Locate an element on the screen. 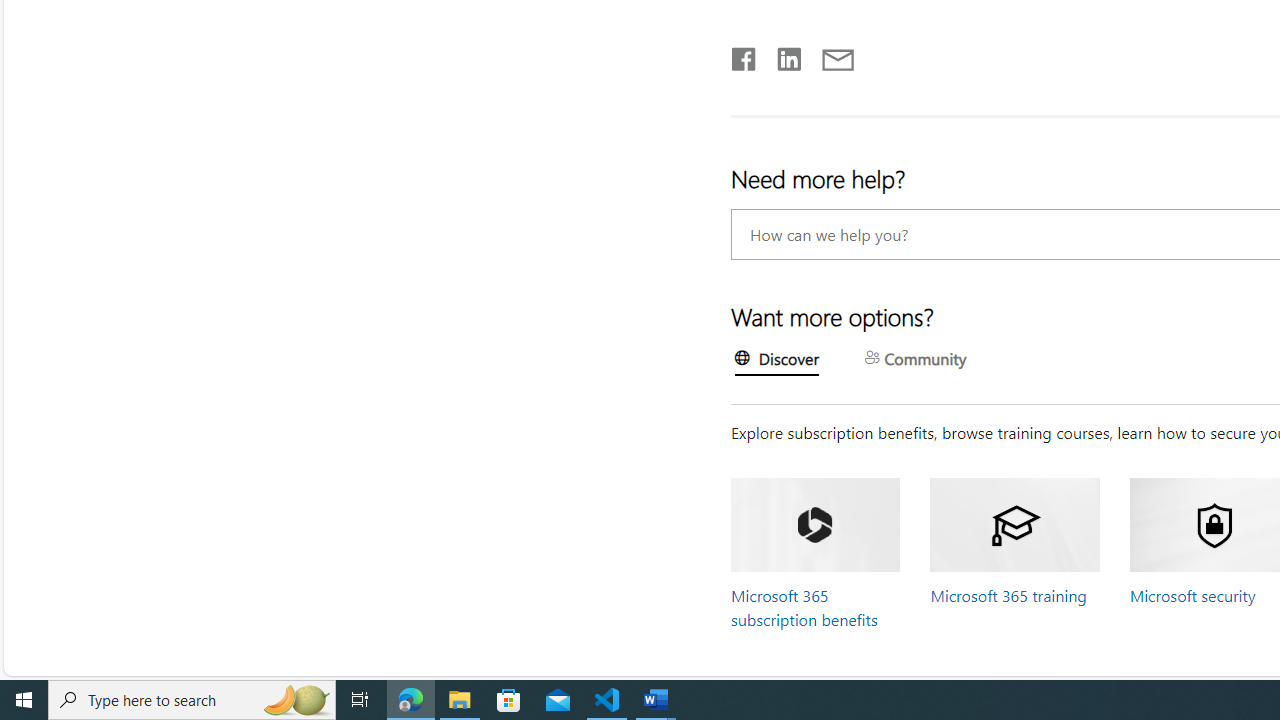 The width and height of the screenshot is (1280, 720). 'Share on Facebook' is located at coordinates (743, 54).